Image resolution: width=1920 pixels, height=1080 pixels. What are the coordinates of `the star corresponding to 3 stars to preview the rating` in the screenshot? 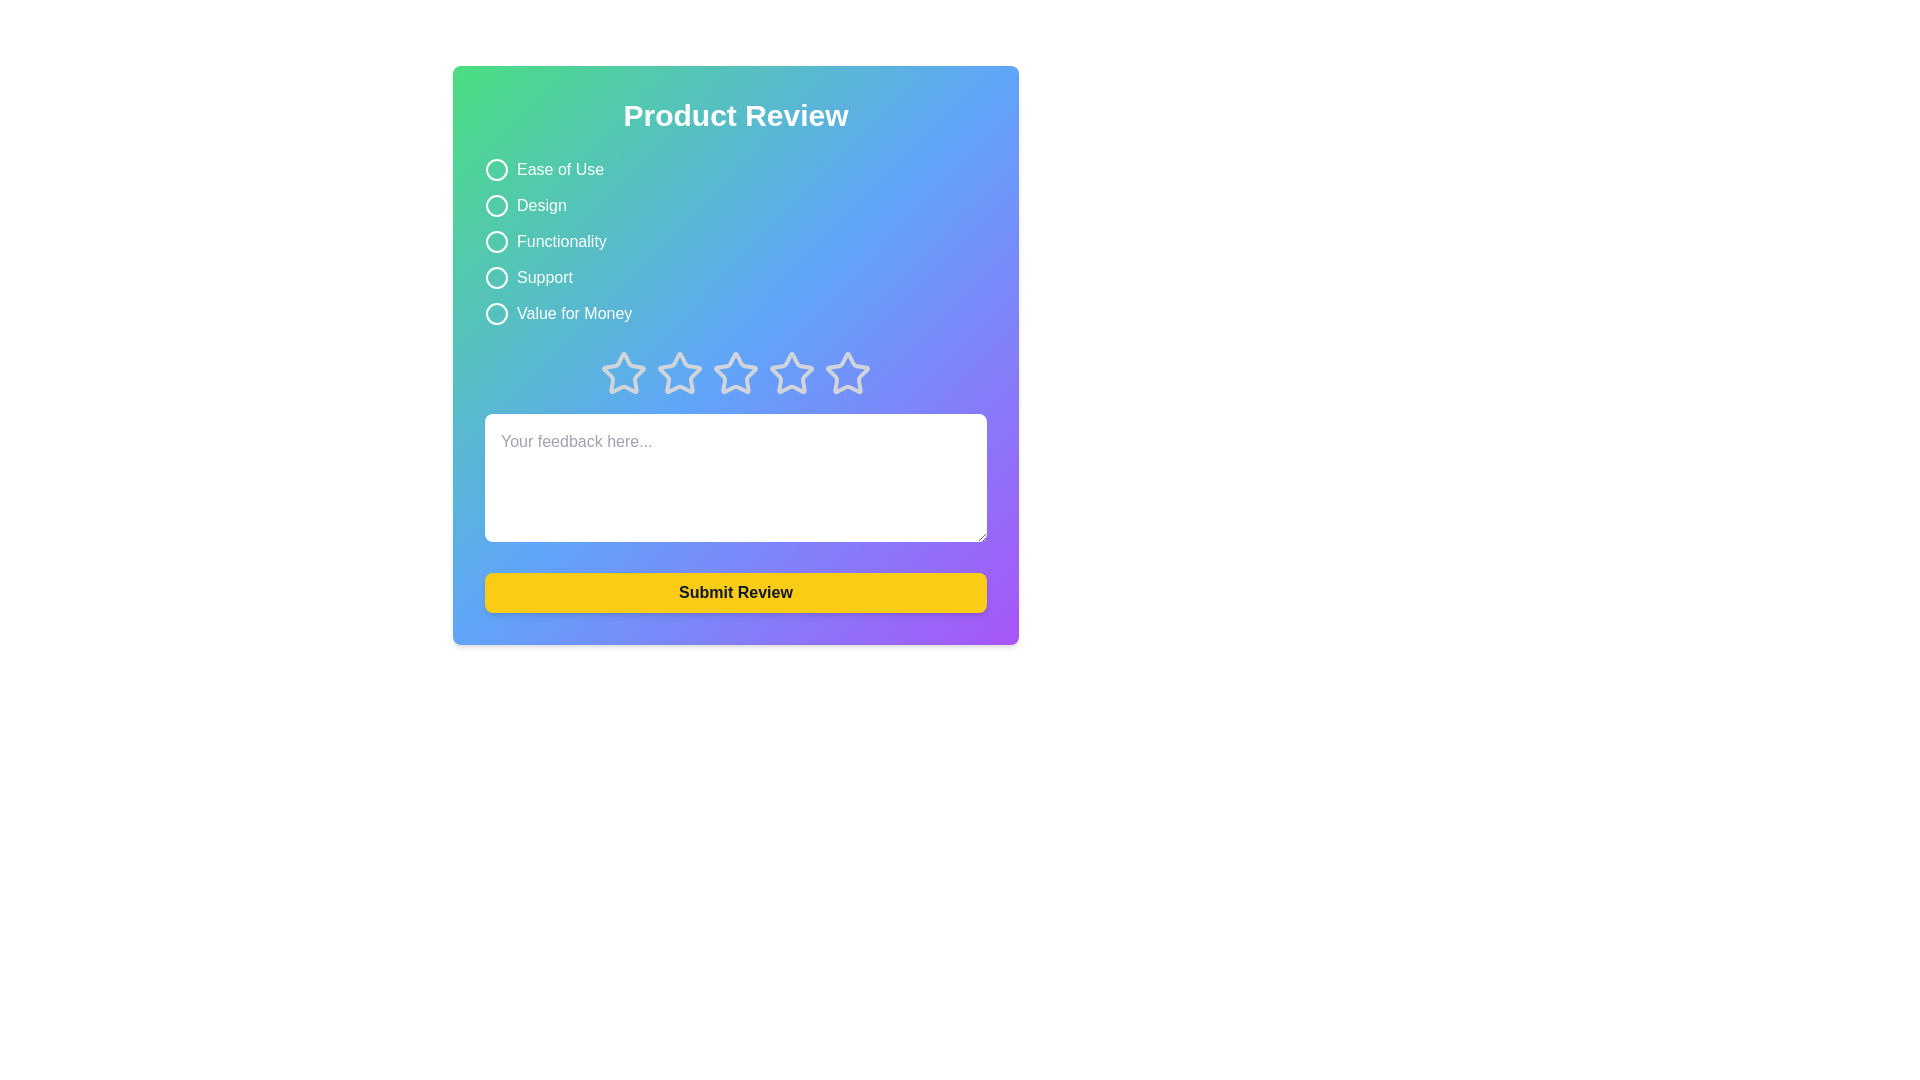 It's located at (734, 374).